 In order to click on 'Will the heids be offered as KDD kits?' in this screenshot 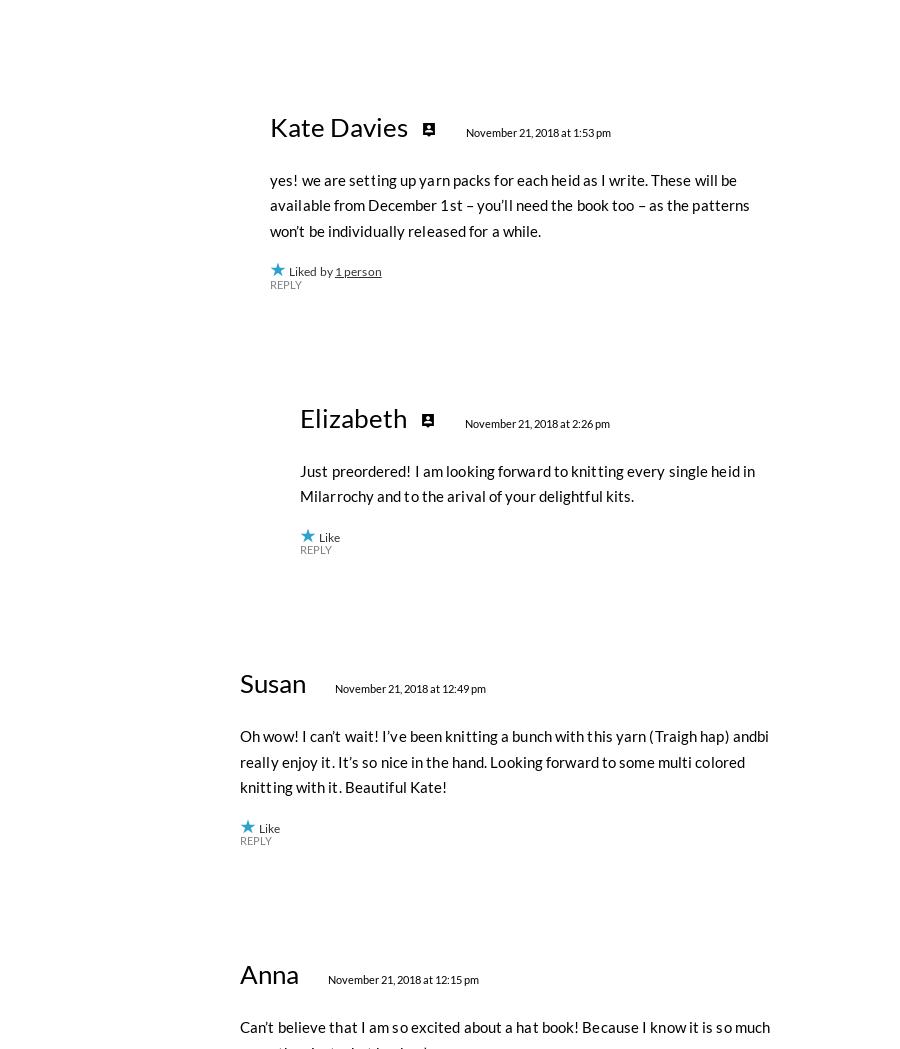, I will do `click(365, 377)`.